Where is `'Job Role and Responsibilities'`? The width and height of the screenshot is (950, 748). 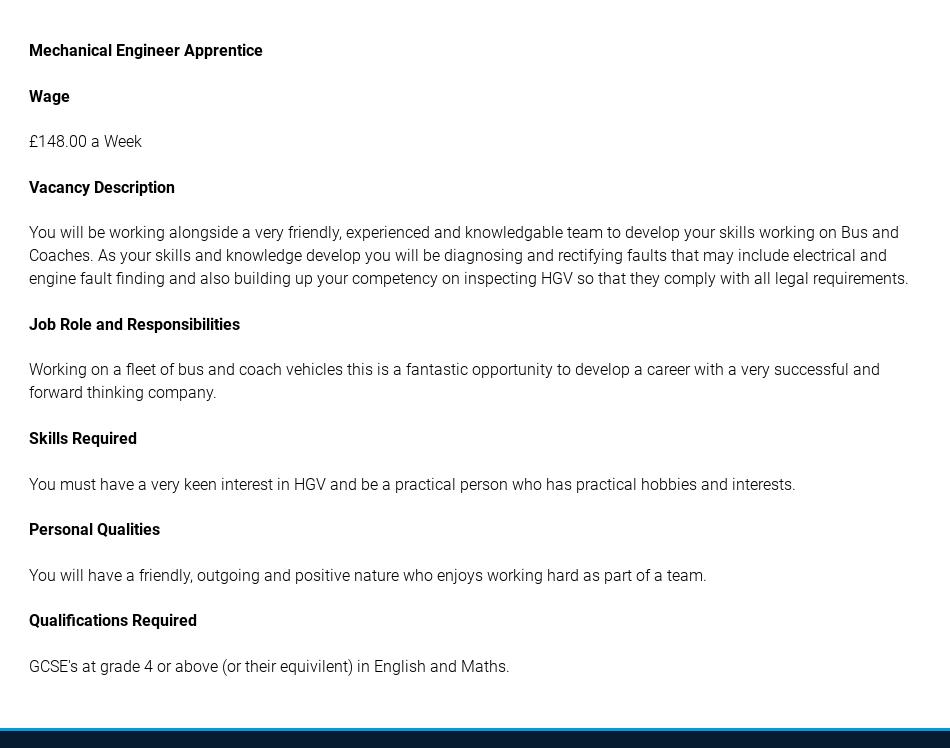
'Job Role and Responsibilities' is located at coordinates (134, 323).